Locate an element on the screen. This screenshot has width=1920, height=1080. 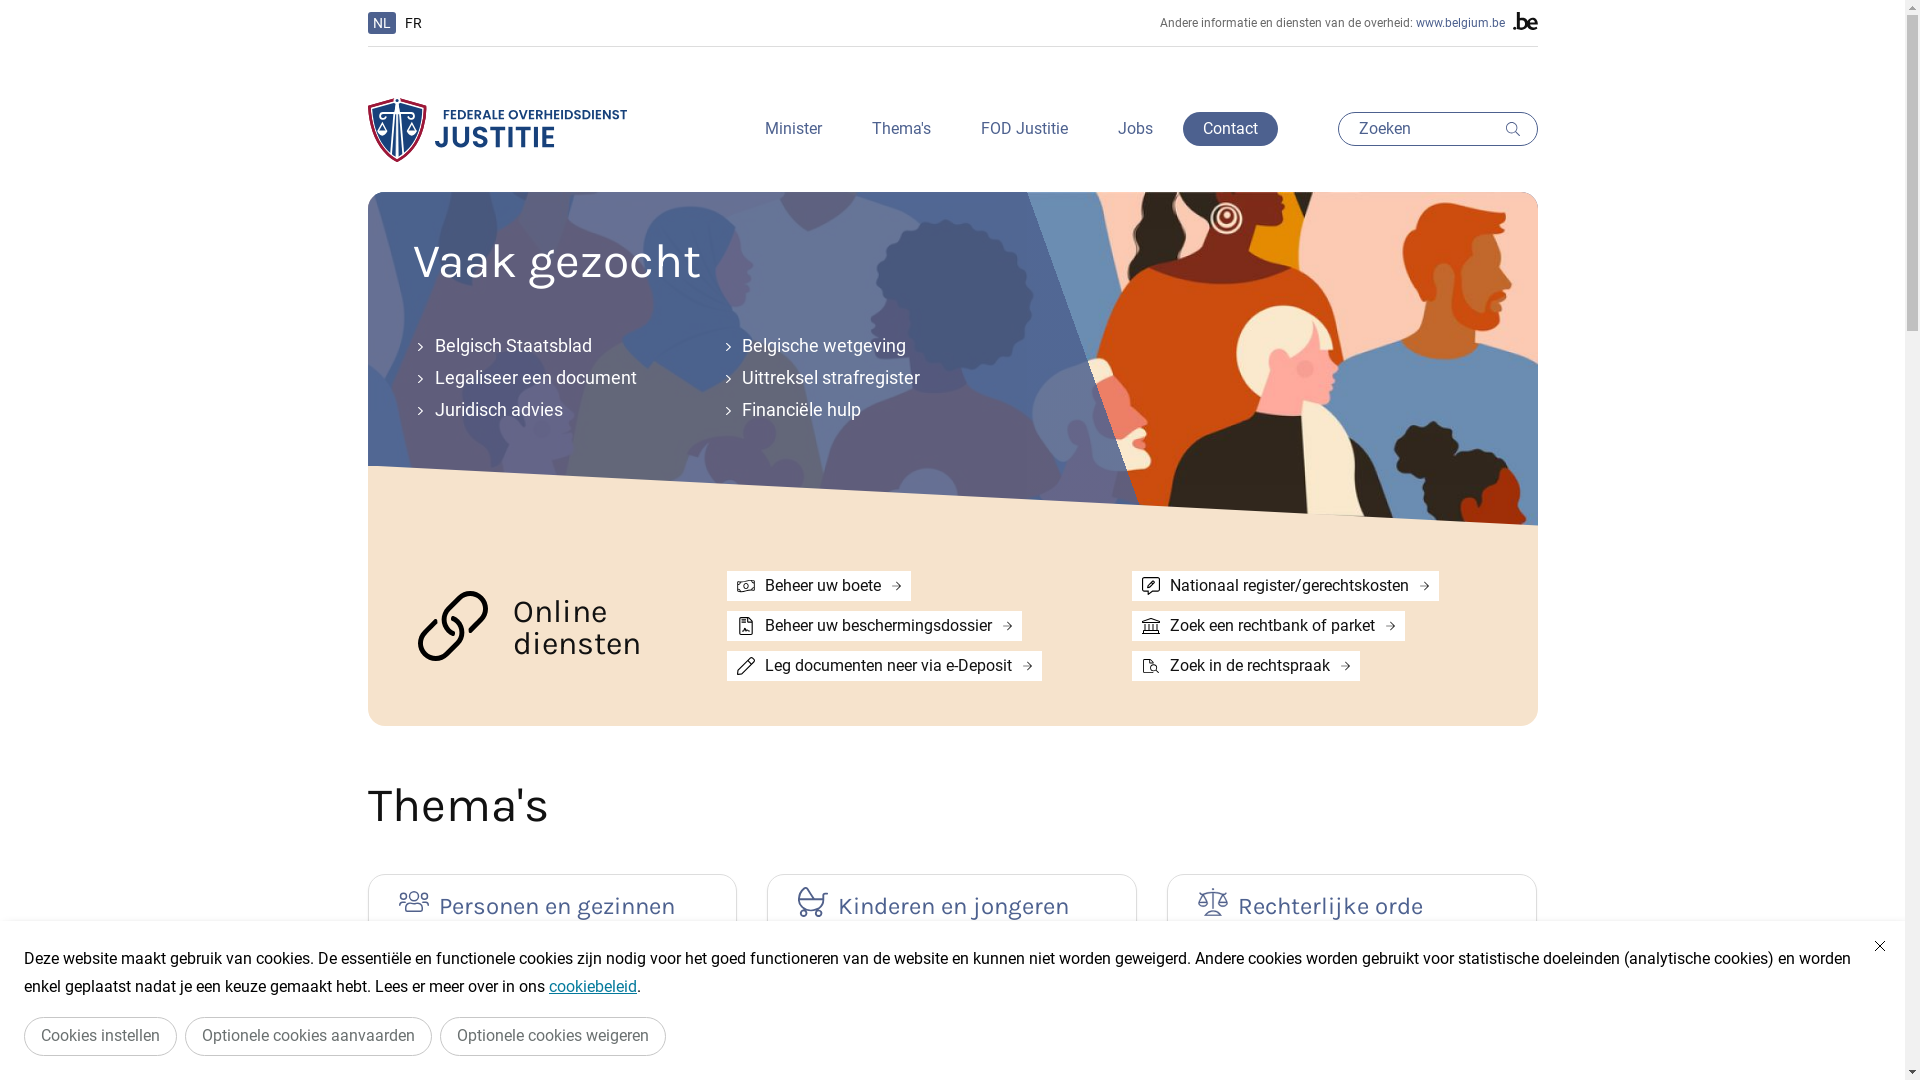
'www.belgium.be' is located at coordinates (1460, 23).